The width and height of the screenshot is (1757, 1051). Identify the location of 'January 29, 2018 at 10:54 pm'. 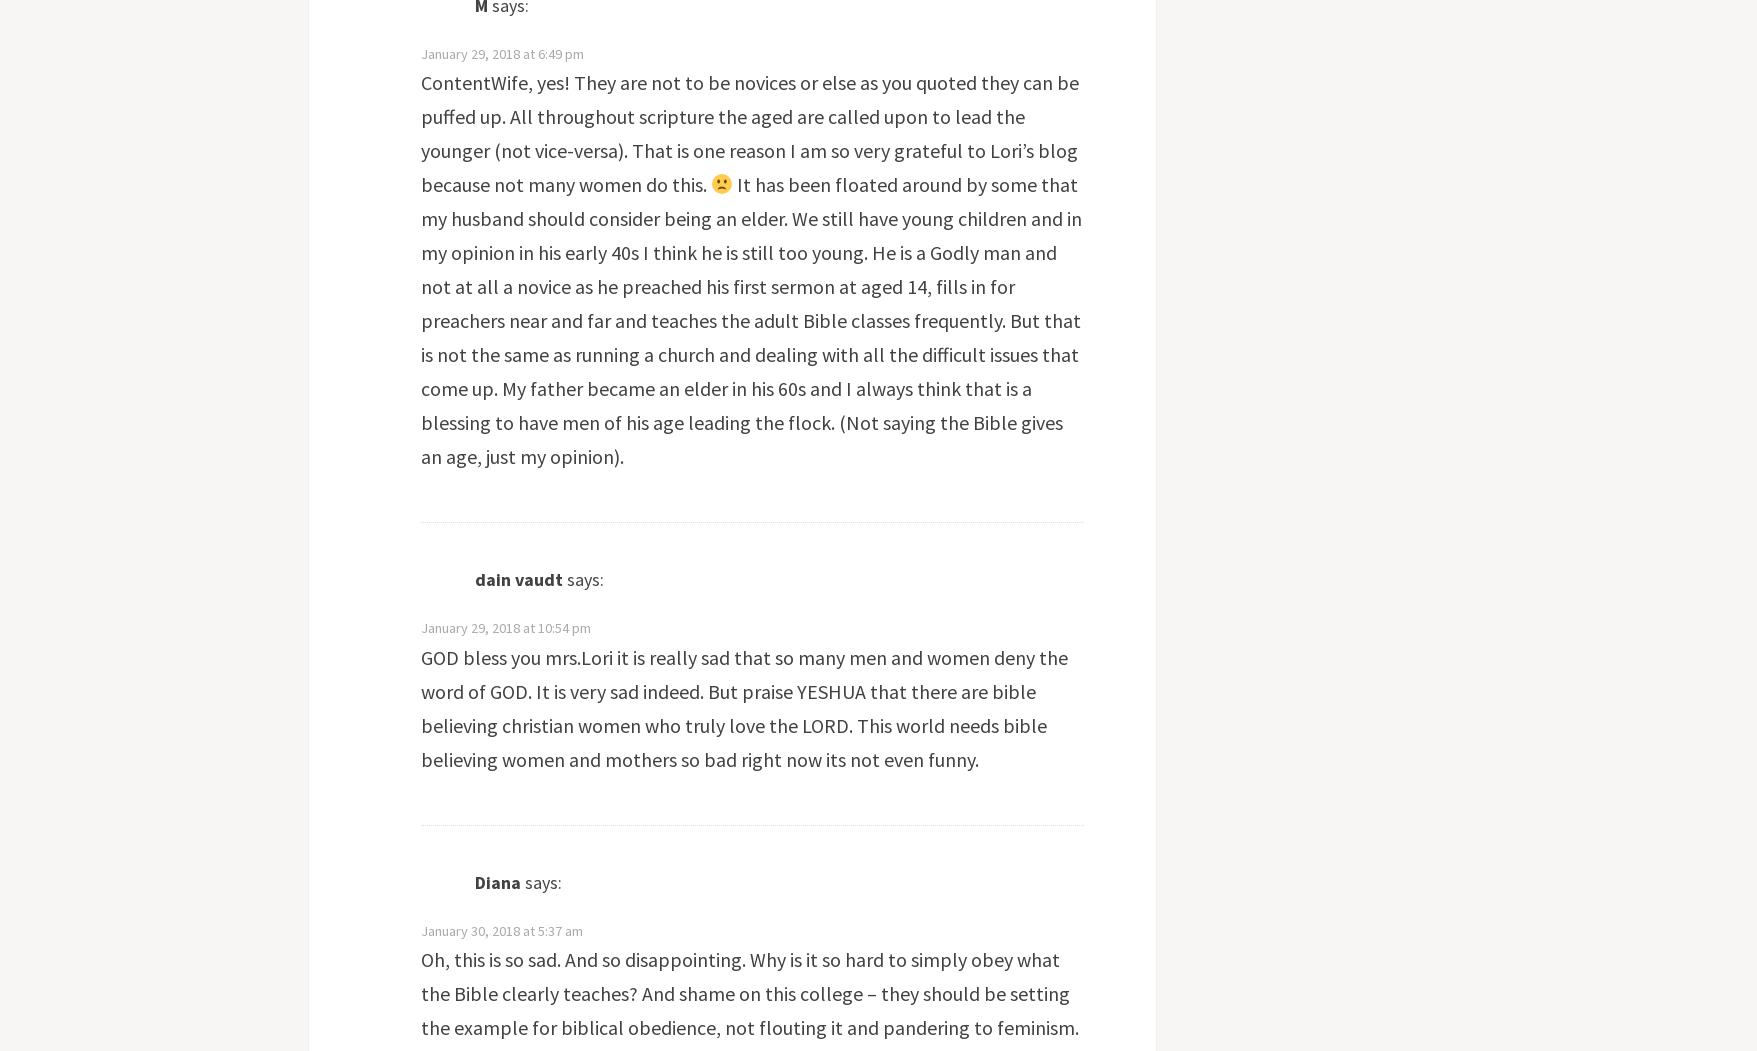
(418, 626).